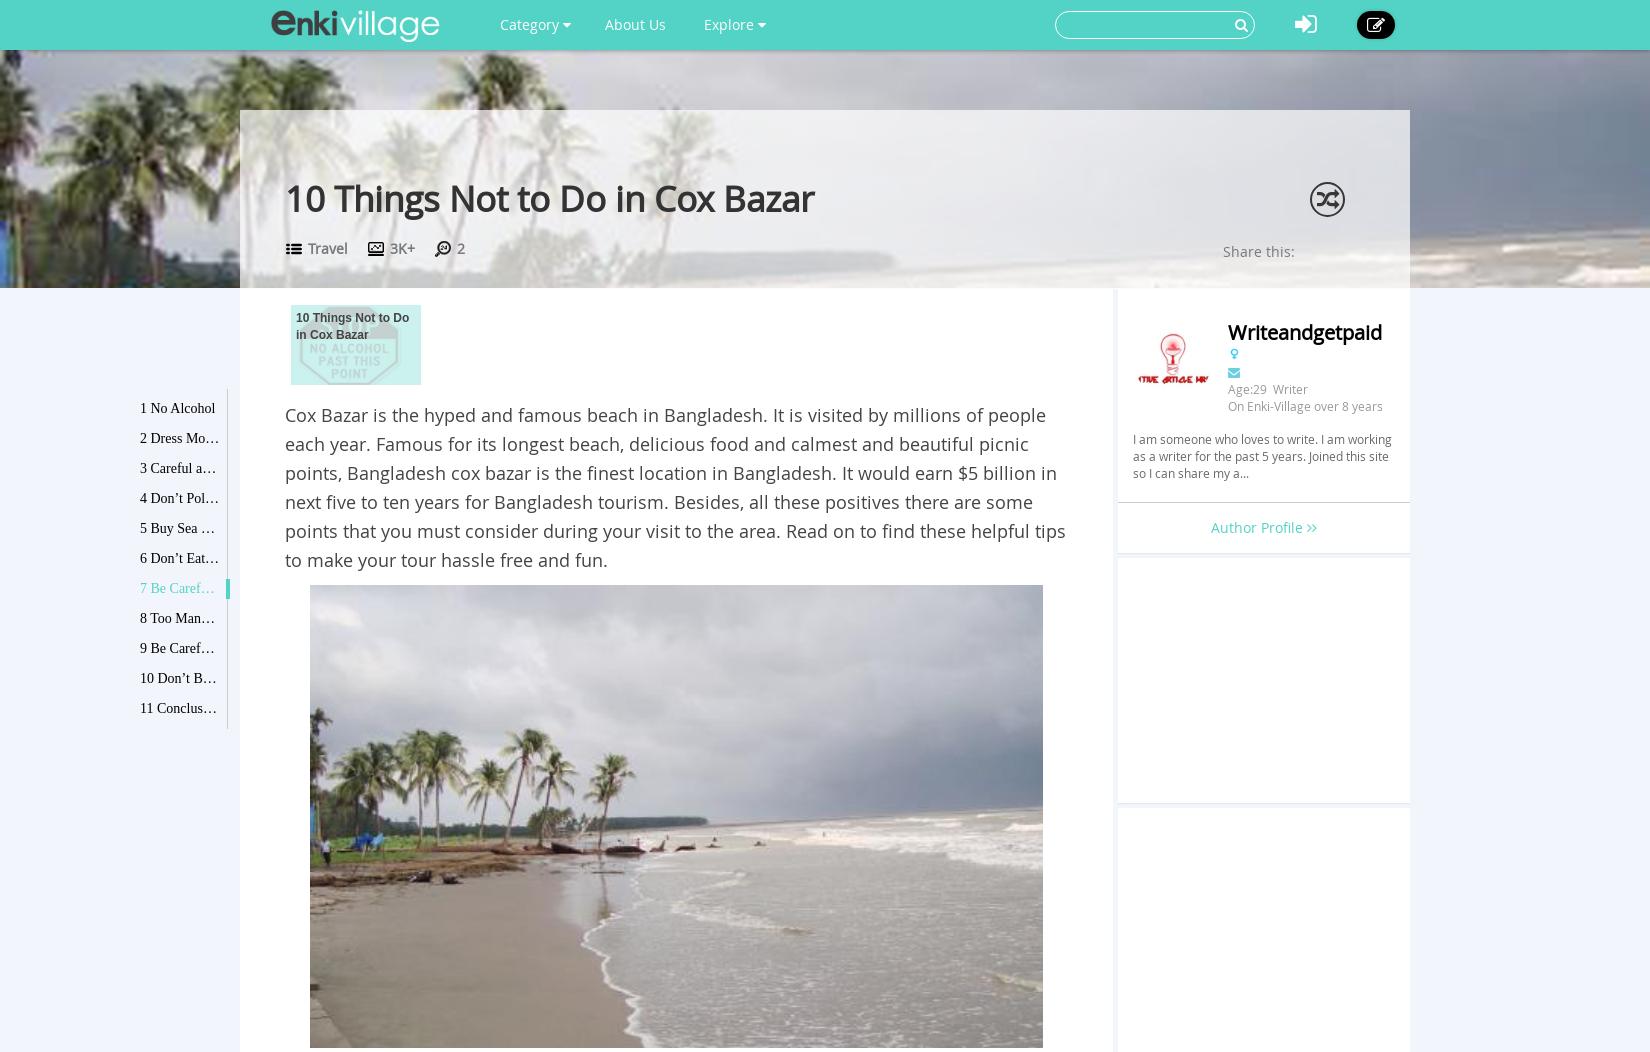 The image size is (1650, 1052). What do you see at coordinates (729, 24) in the screenshot?
I see `'Explore'` at bounding box center [729, 24].